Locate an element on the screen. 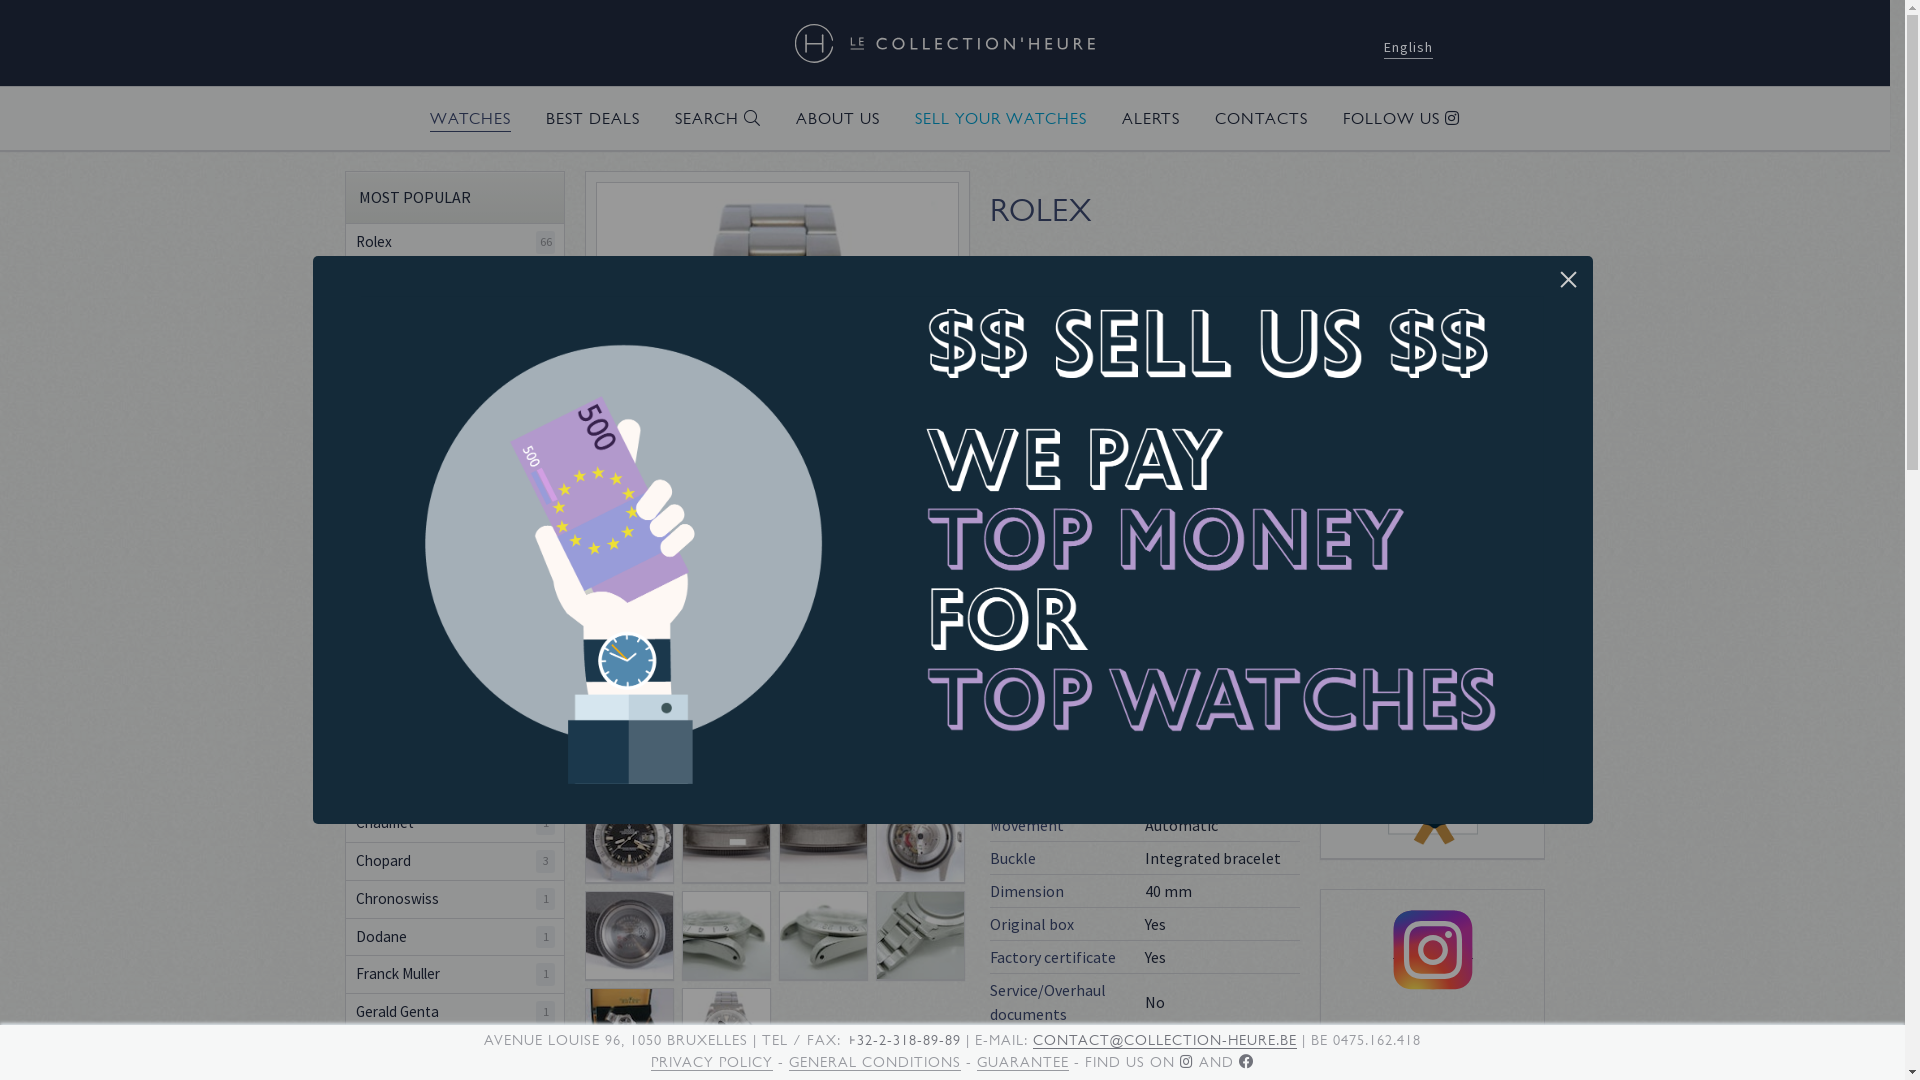 This screenshot has height=1080, width=1920. 'Chaumet is located at coordinates (454, 823).